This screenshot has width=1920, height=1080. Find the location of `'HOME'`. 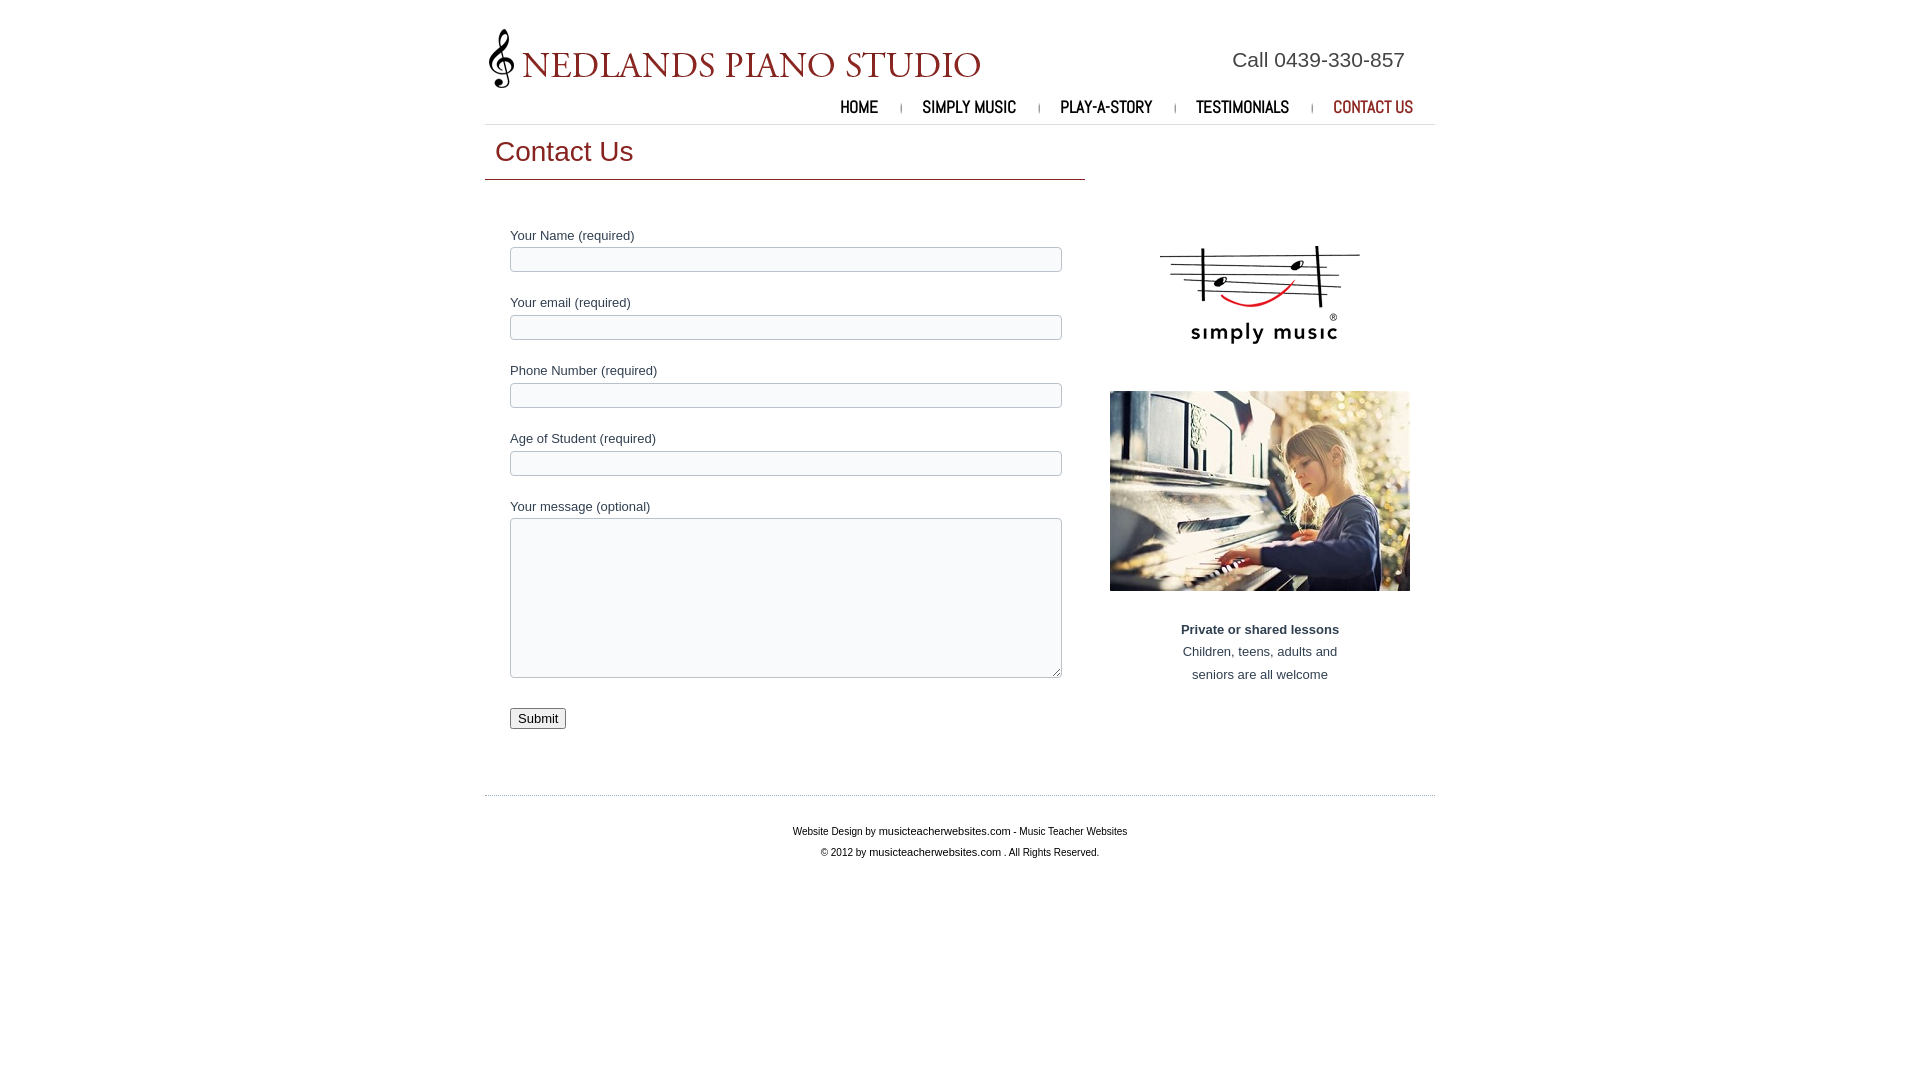

'HOME' is located at coordinates (822, 107).